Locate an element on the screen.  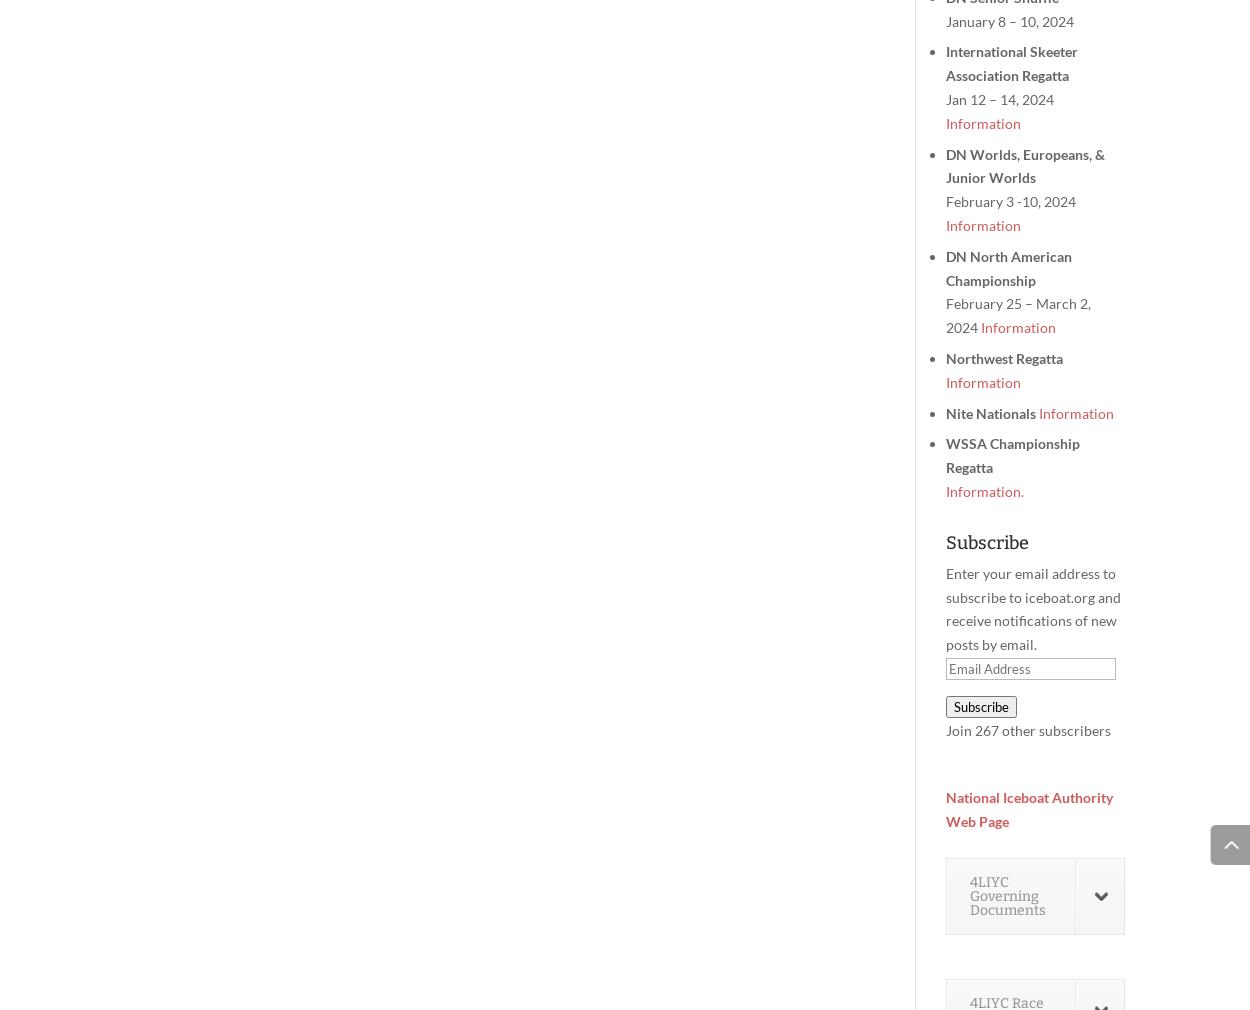
'International Skeeter Association Regatta' is located at coordinates (1012, 62).